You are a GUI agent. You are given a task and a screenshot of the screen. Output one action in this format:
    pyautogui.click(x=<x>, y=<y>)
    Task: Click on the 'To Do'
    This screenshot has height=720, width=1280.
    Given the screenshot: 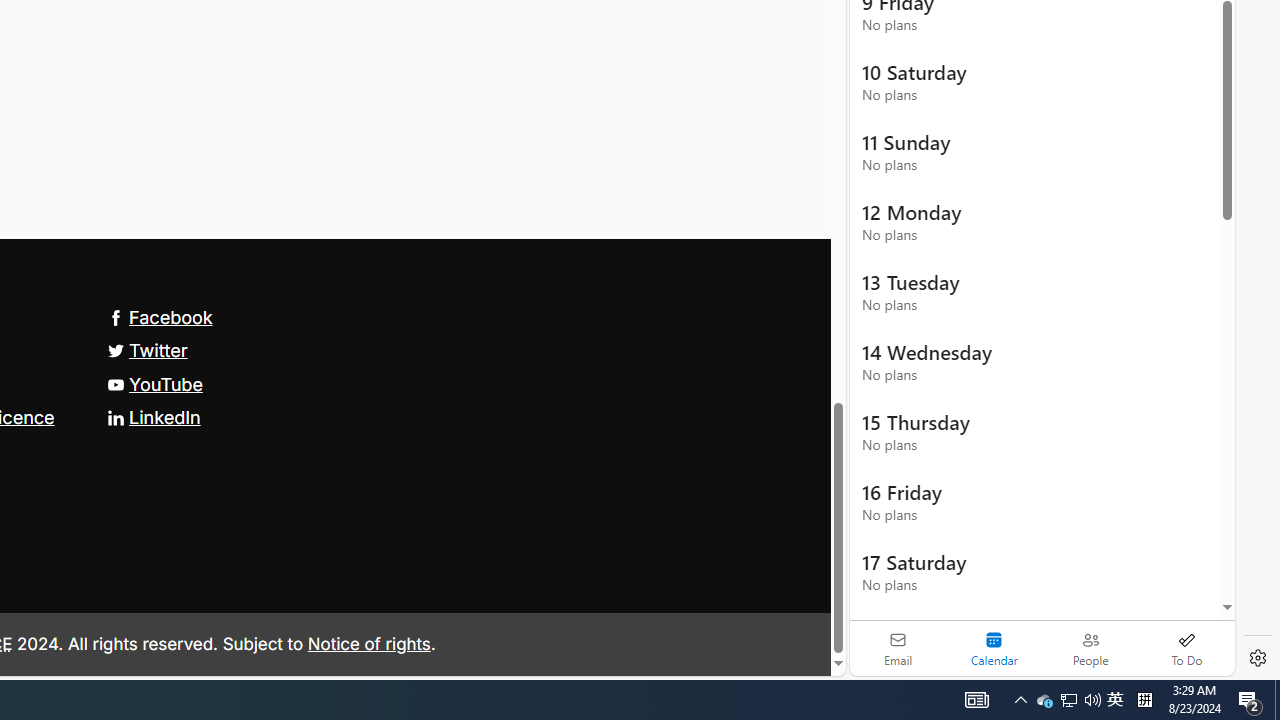 What is the action you would take?
    pyautogui.click(x=1186, y=648)
    